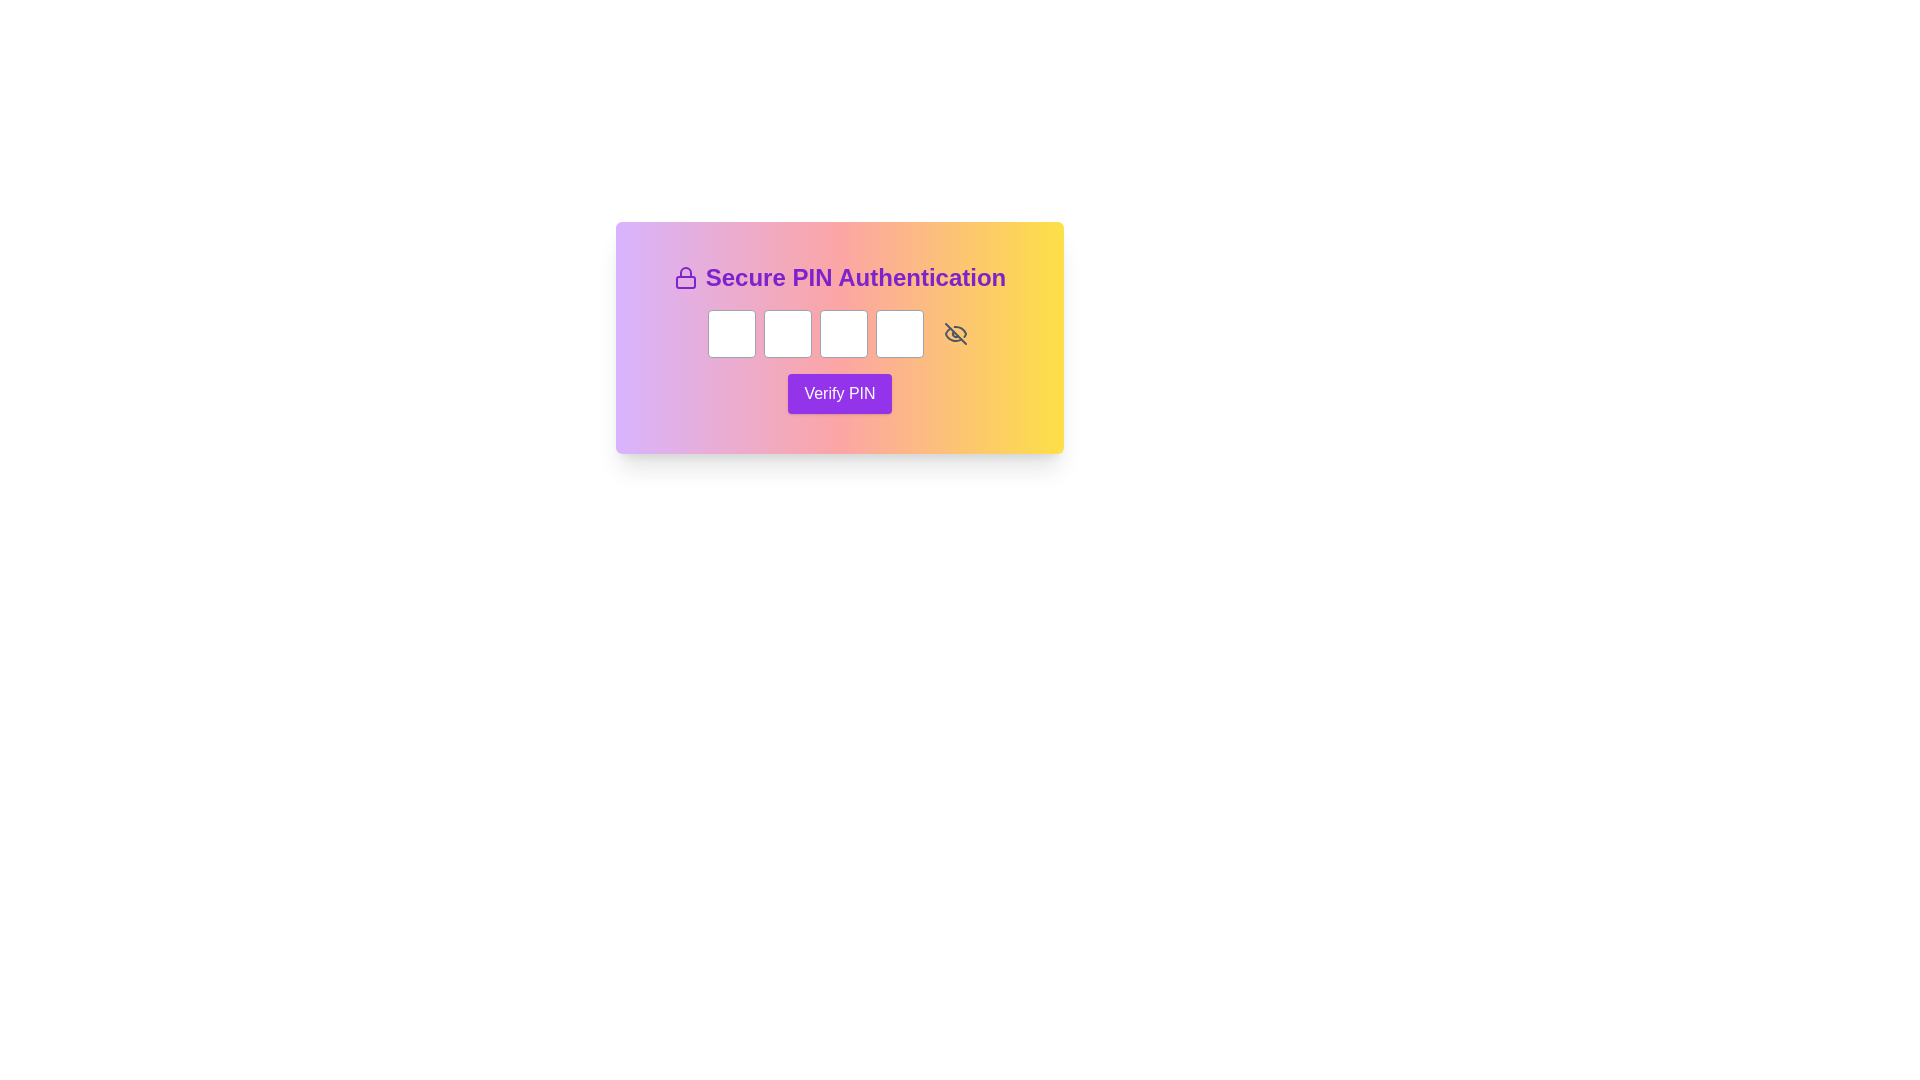 Image resolution: width=1920 pixels, height=1080 pixels. What do you see at coordinates (954, 333) in the screenshot?
I see `the small eye icon with a diagonal line crossing it` at bounding box center [954, 333].